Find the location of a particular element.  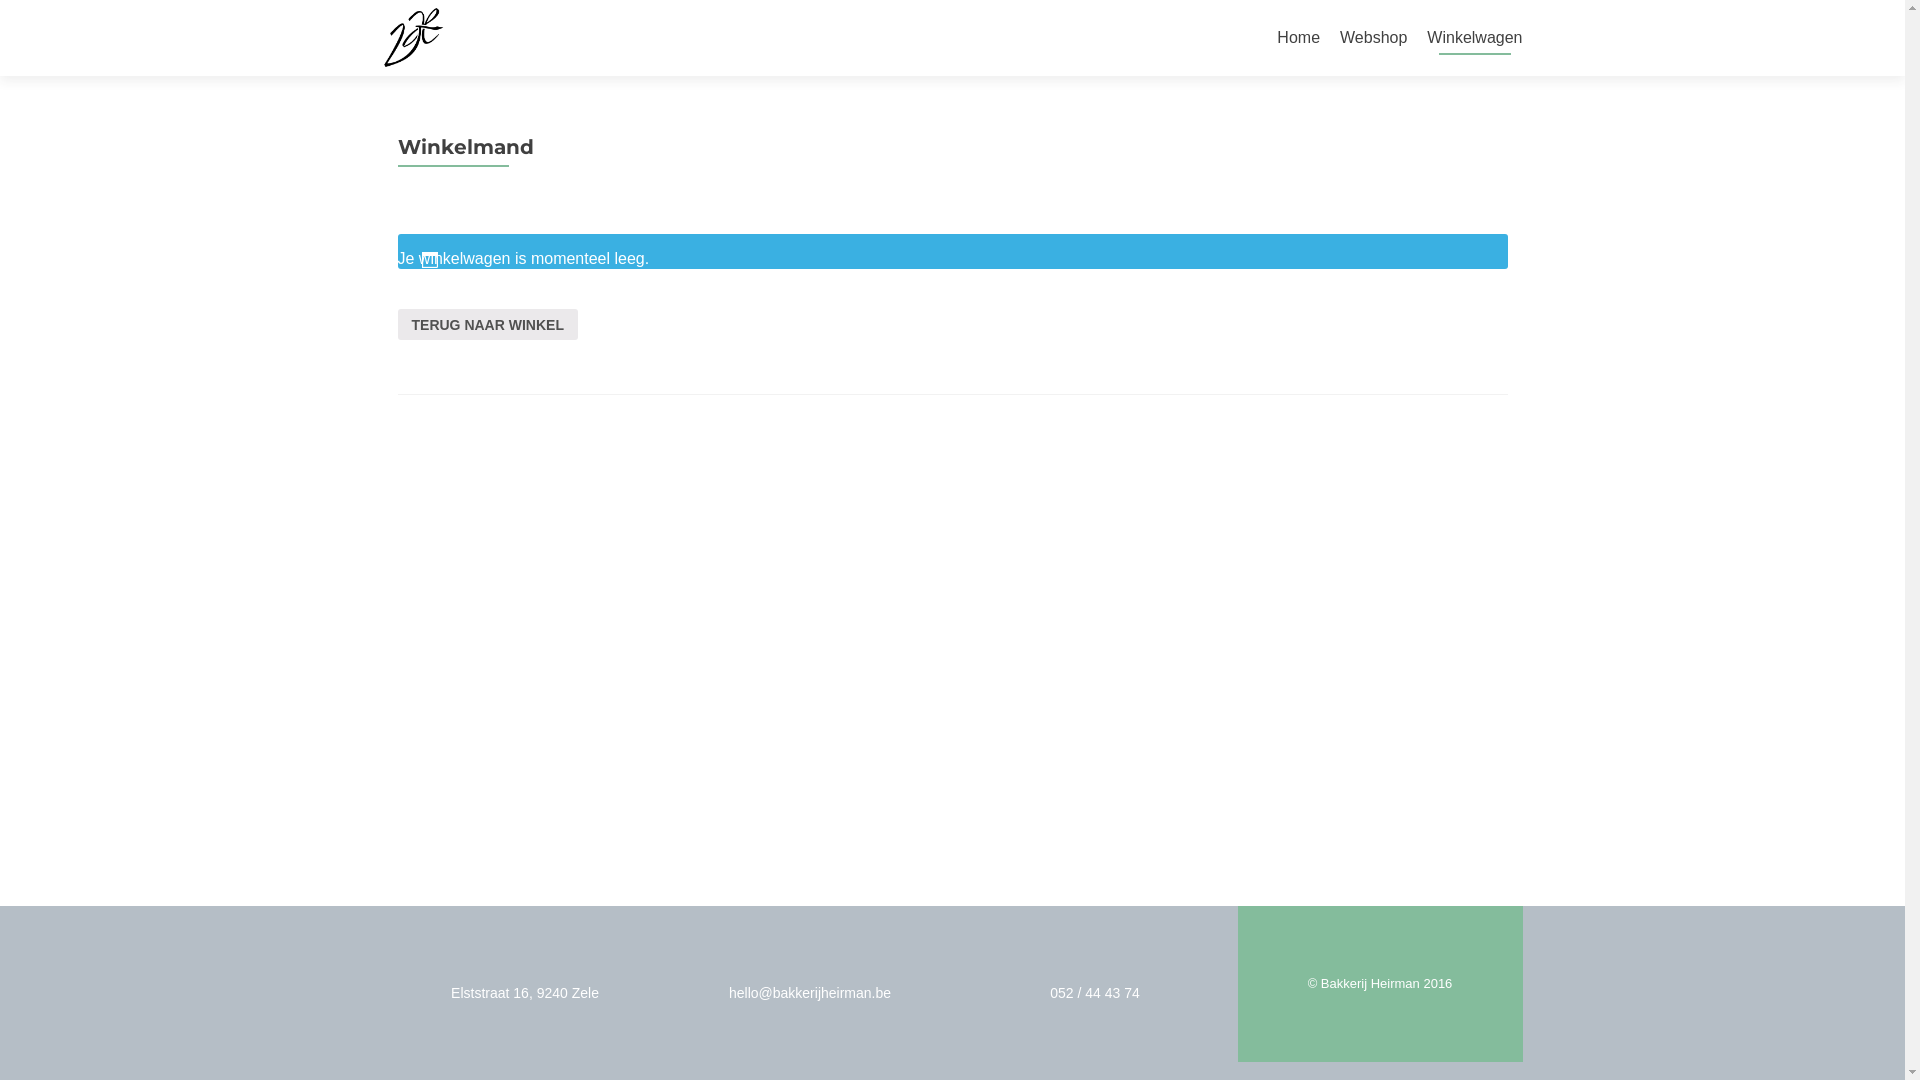

'hello@bakkerijheirman.be' is located at coordinates (810, 992).